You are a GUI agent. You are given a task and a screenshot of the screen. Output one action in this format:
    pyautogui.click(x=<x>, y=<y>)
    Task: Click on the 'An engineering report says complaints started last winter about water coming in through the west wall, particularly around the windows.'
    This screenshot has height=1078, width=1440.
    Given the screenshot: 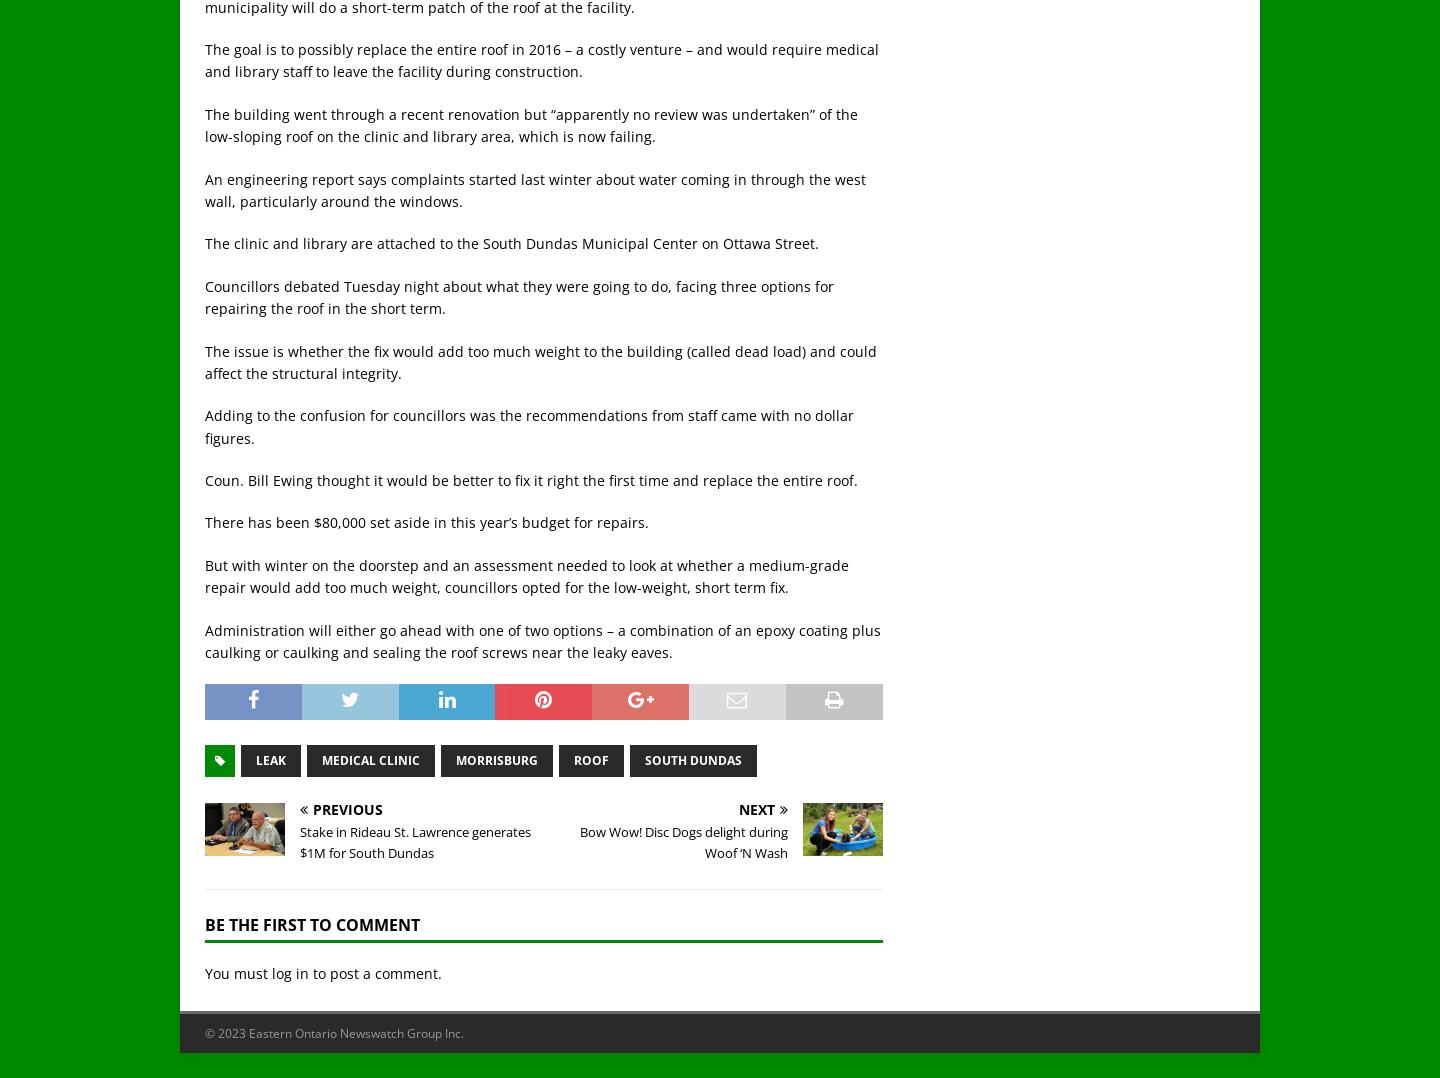 What is the action you would take?
    pyautogui.click(x=534, y=188)
    